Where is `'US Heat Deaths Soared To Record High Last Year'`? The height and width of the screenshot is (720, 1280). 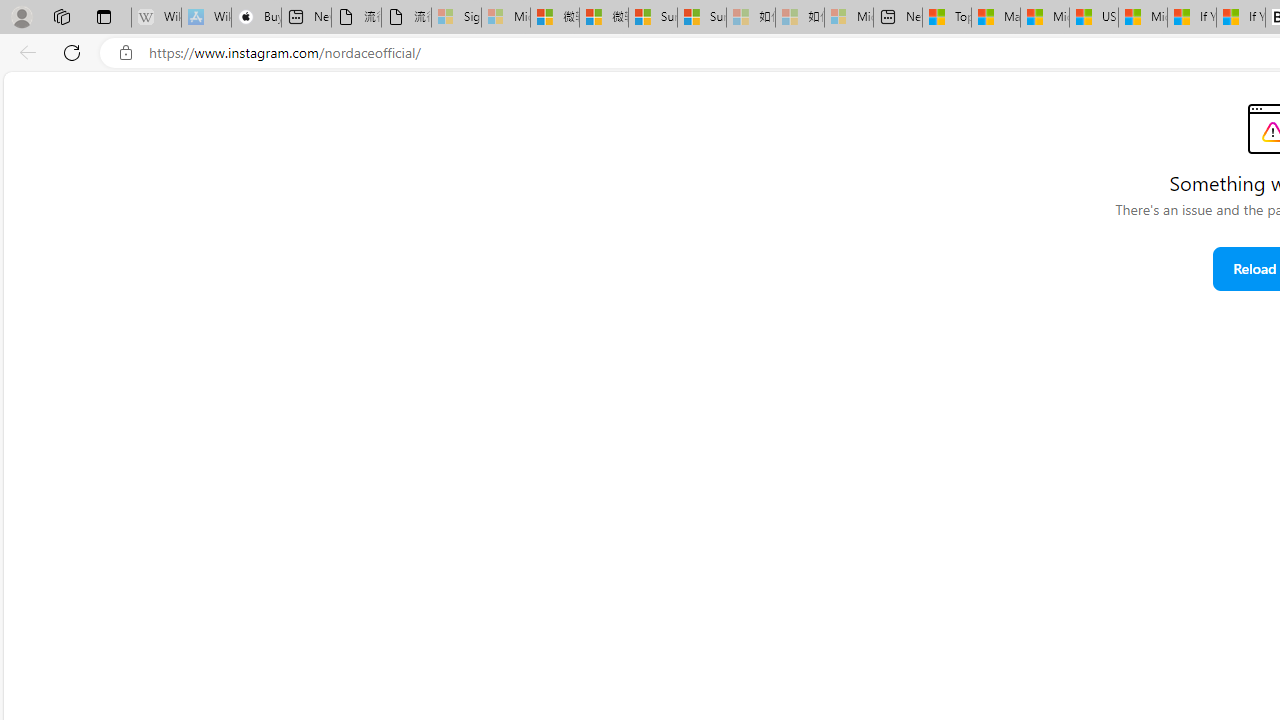 'US Heat Deaths Soared To Record High Last Year' is located at coordinates (1092, 17).